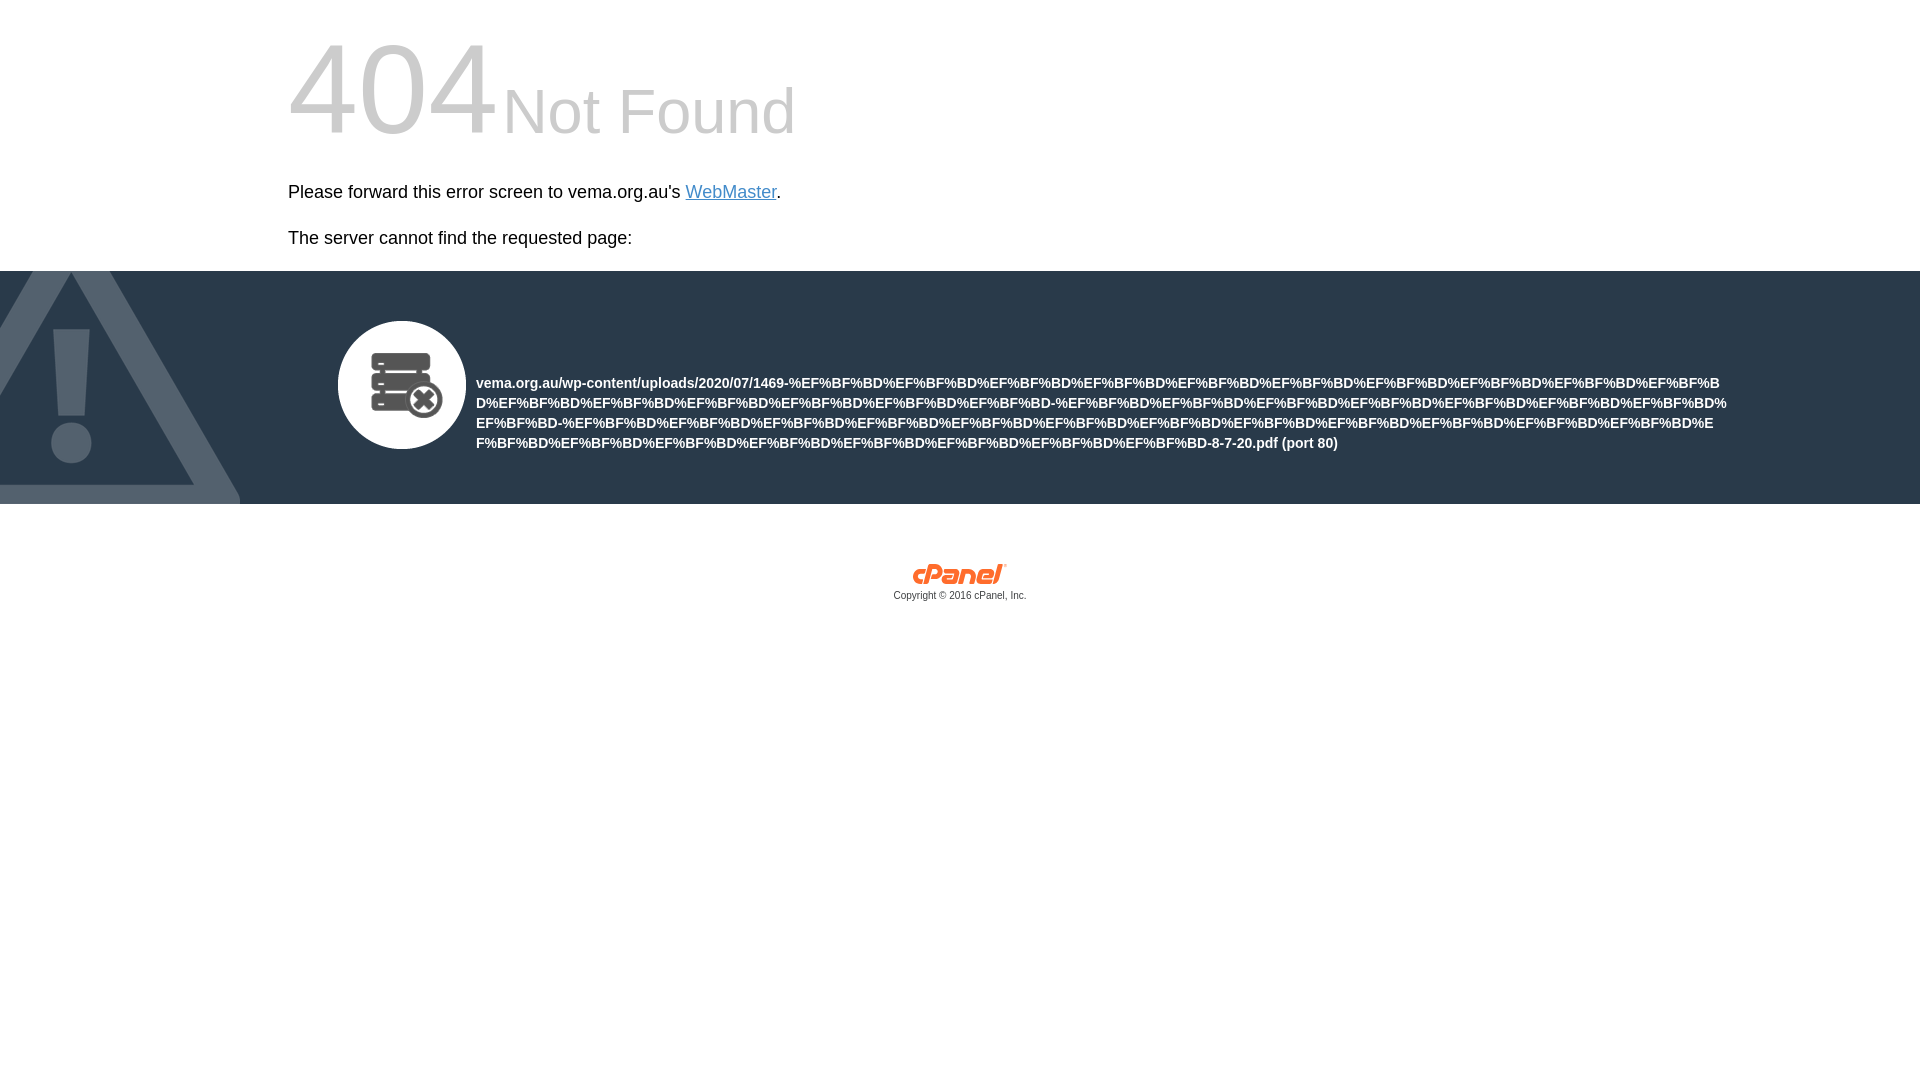  What do you see at coordinates (730, 192) in the screenshot?
I see `'WebMaster'` at bounding box center [730, 192].